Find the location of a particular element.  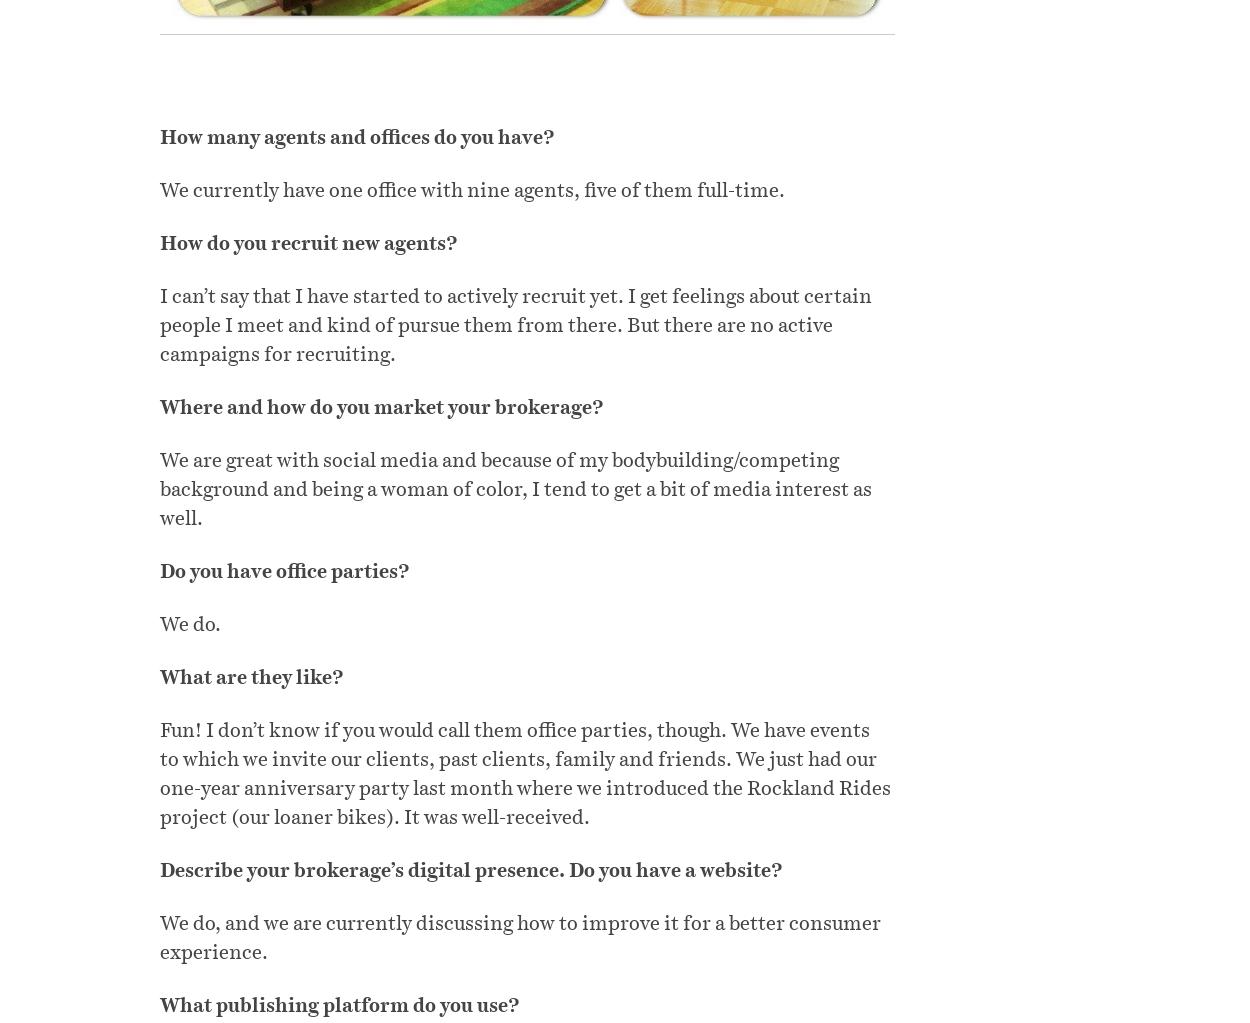

'How do you recruit new agents?' is located at coordinates (308, 242).